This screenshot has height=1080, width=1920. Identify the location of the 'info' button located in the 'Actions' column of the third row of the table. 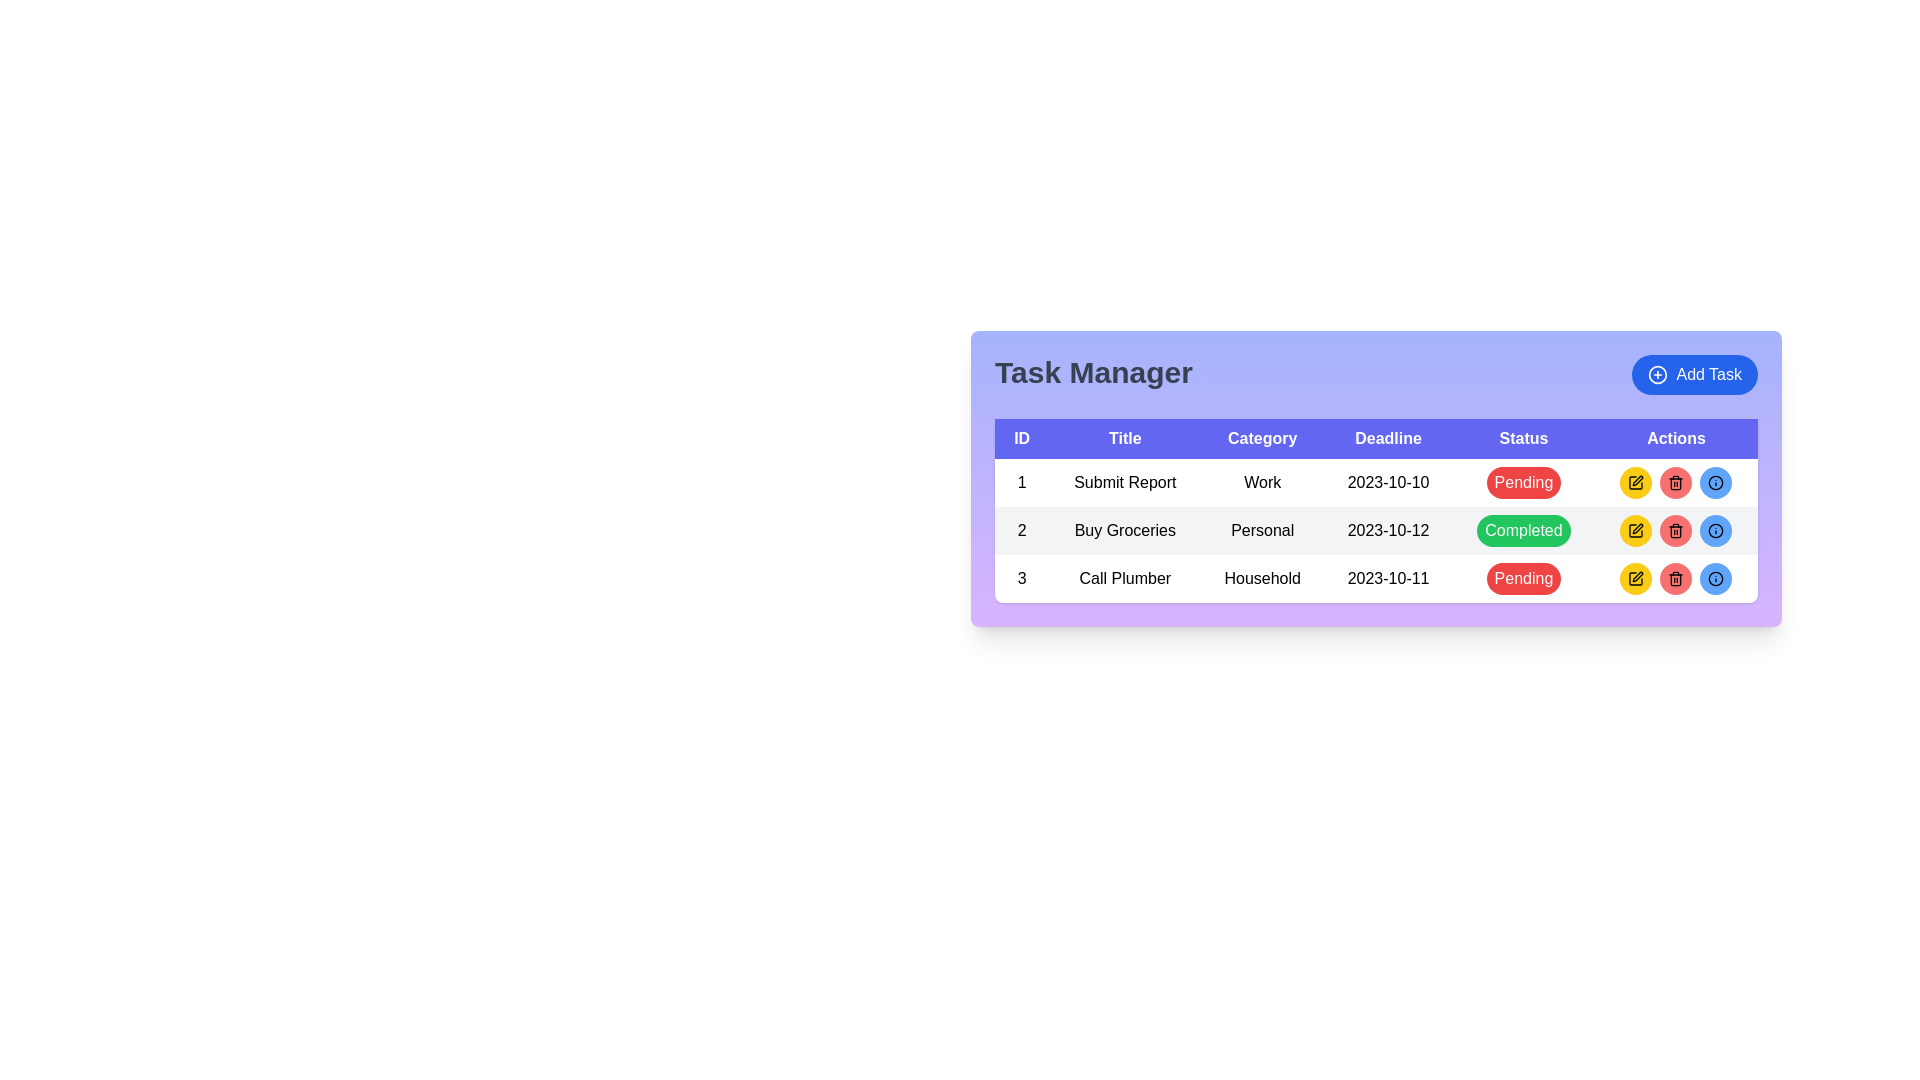
(1715, 482).